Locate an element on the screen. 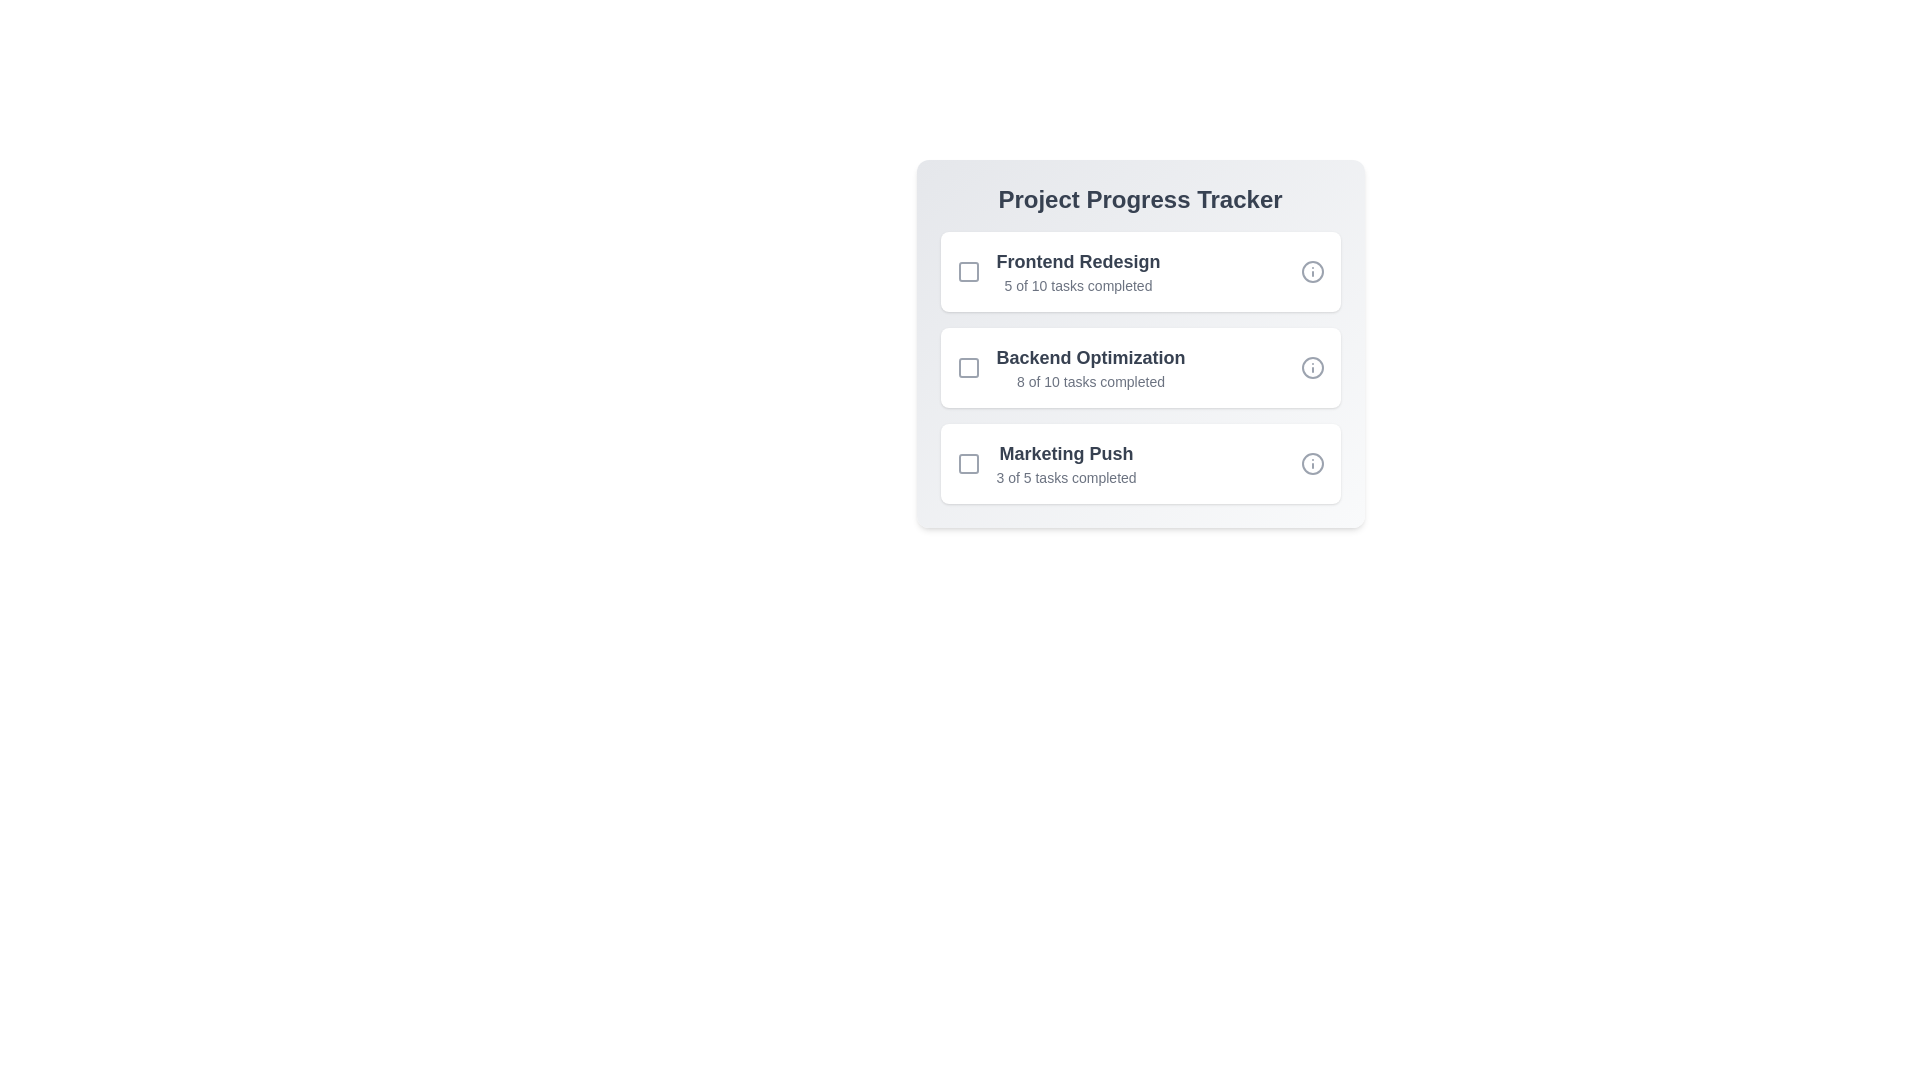 This screenshot has width=1920, height=1080. the checkbox corresponding to Frontend Redesign to mark it as selected or completed is located at coordinates (968, 272).